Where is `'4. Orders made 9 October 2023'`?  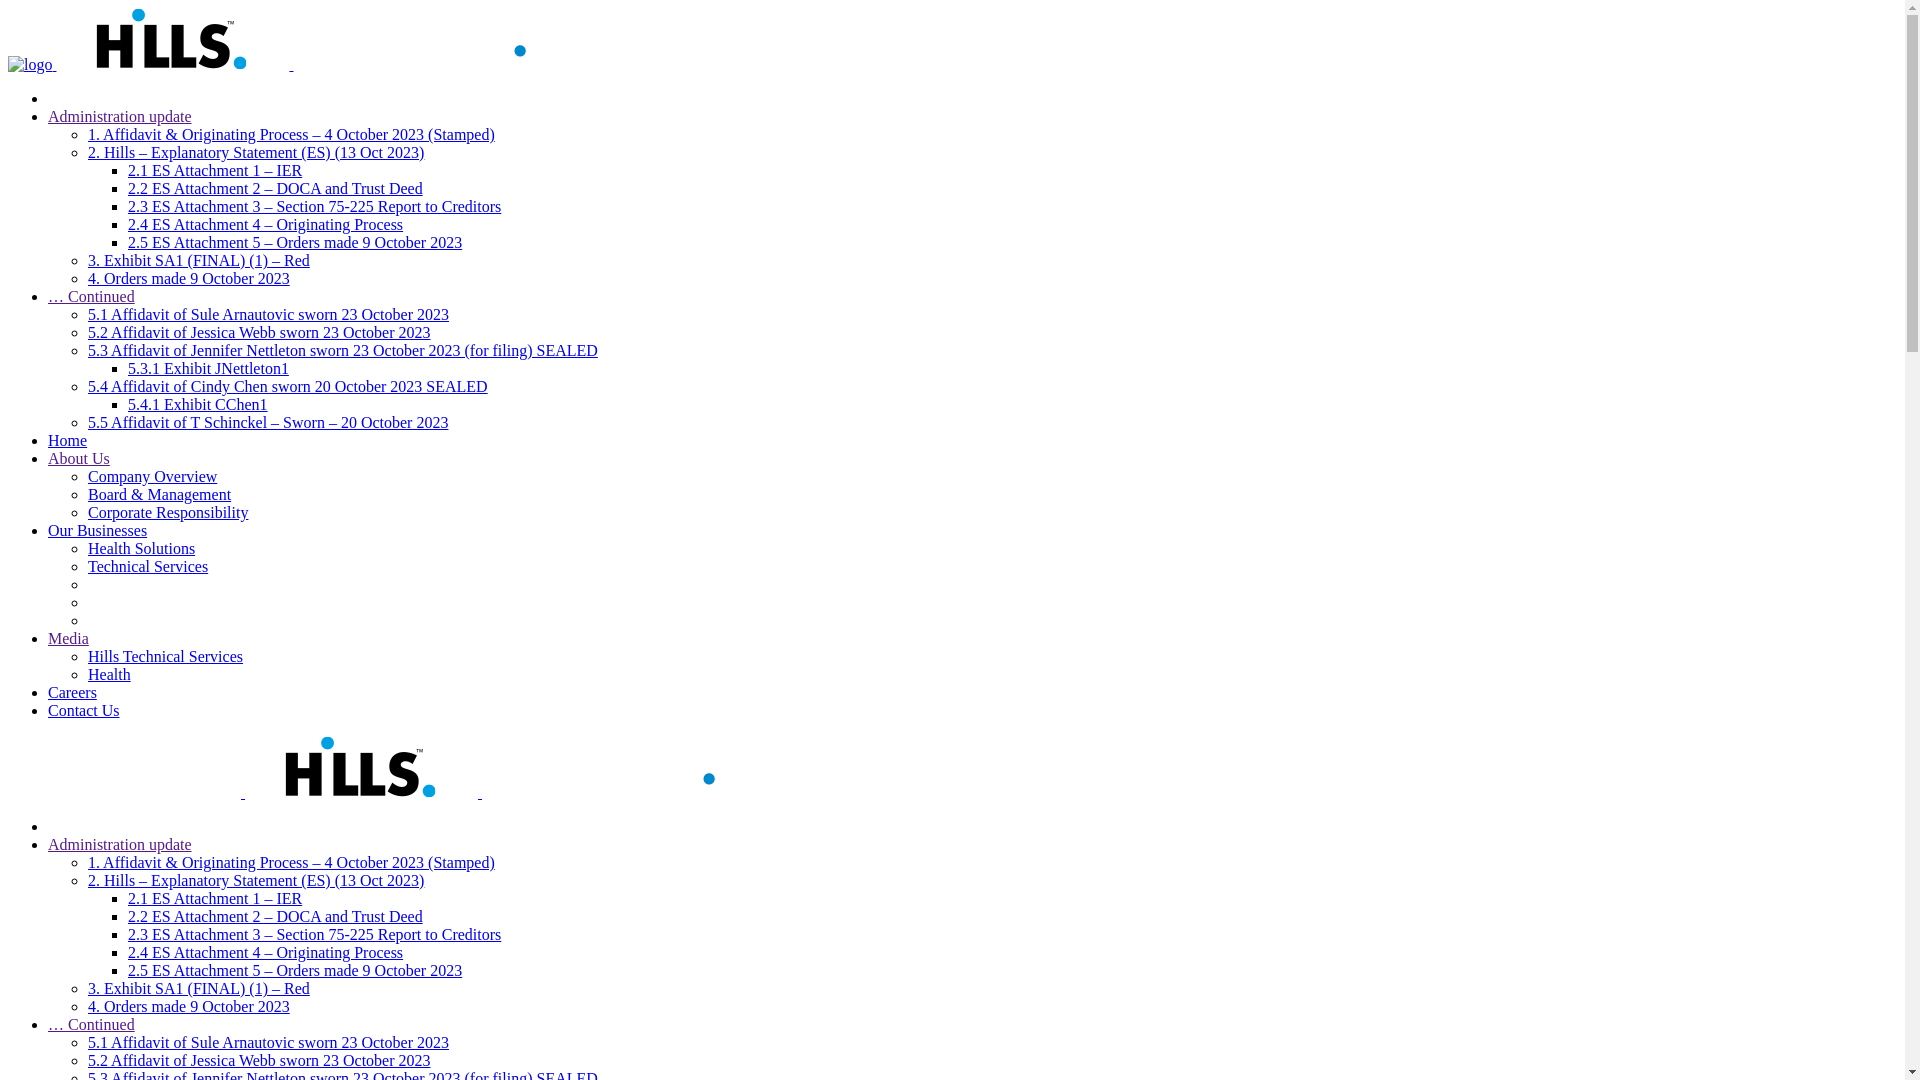
'4. Orders made 9 October 2023' is located at coordinates (188, 1006).